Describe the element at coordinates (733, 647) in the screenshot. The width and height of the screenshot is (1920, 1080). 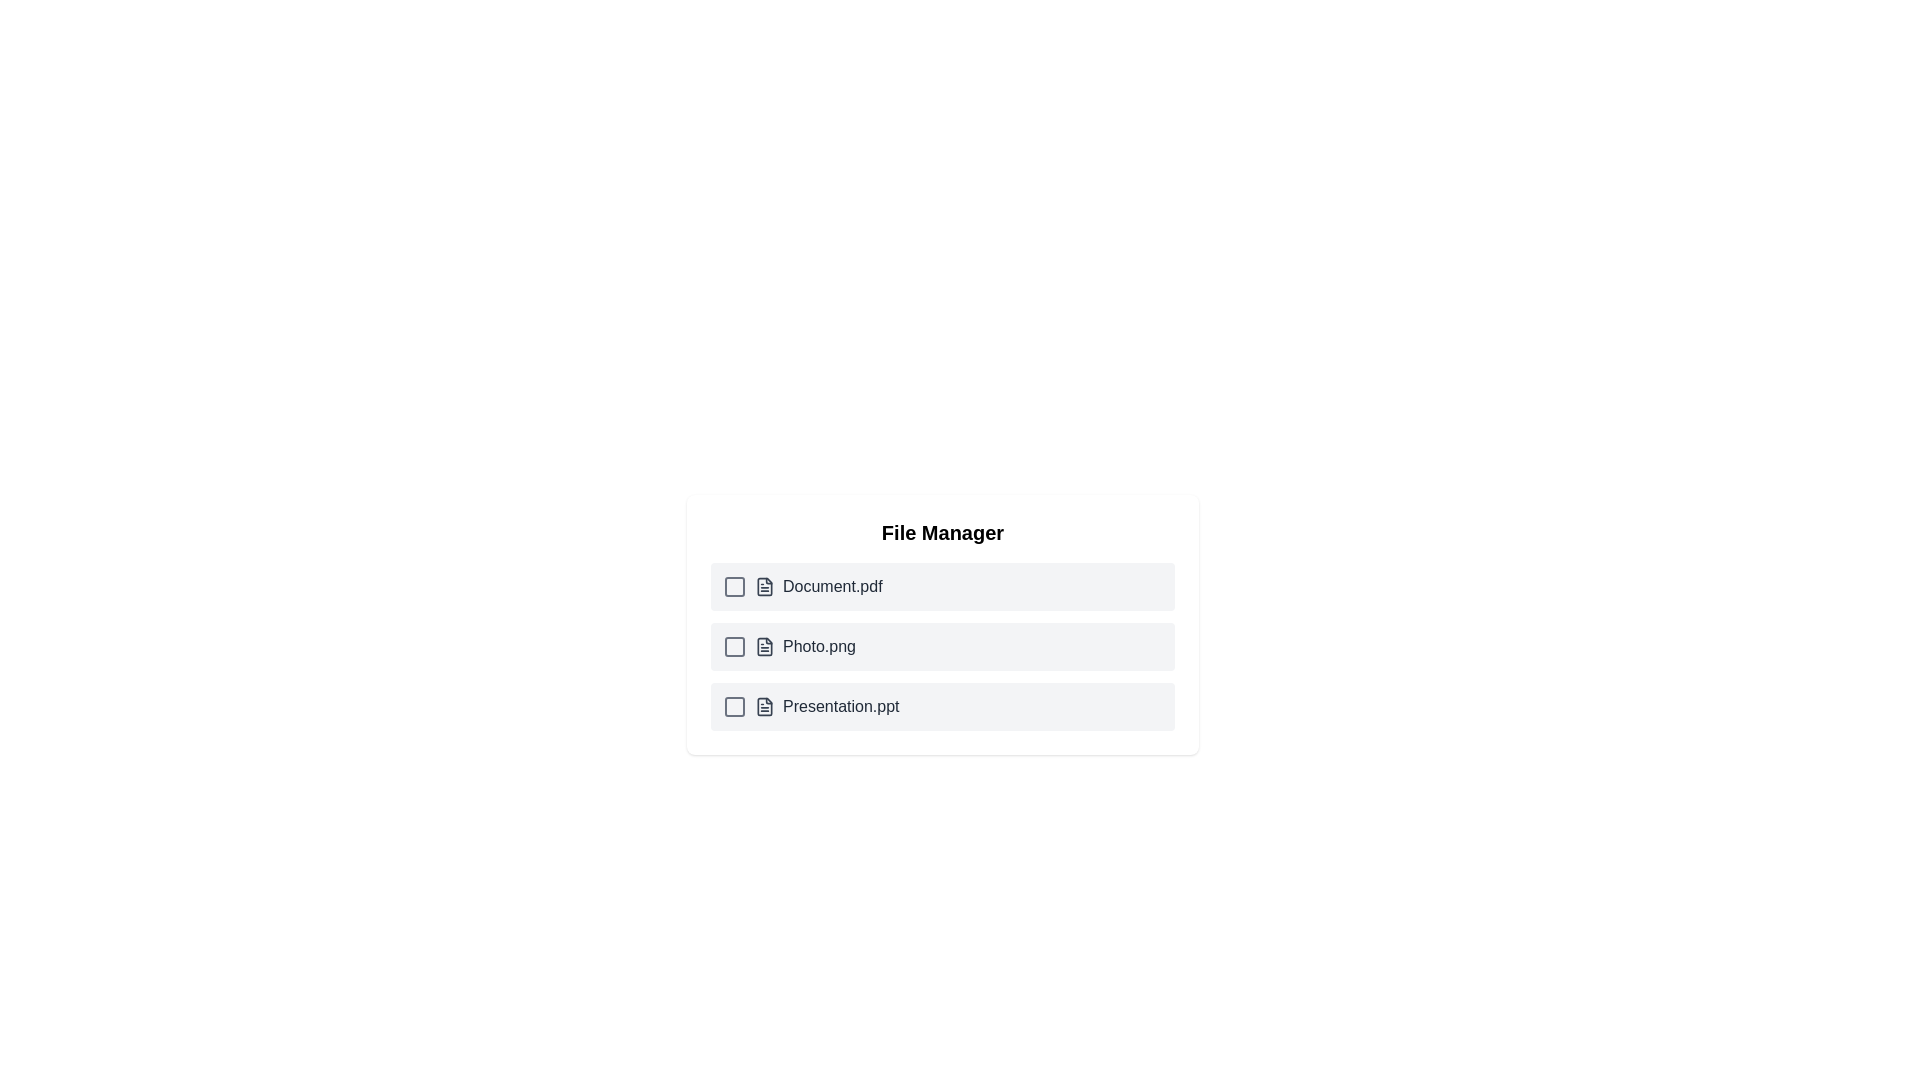
I see `the checkbox associated with the 'Photo.png' file row` at that location.